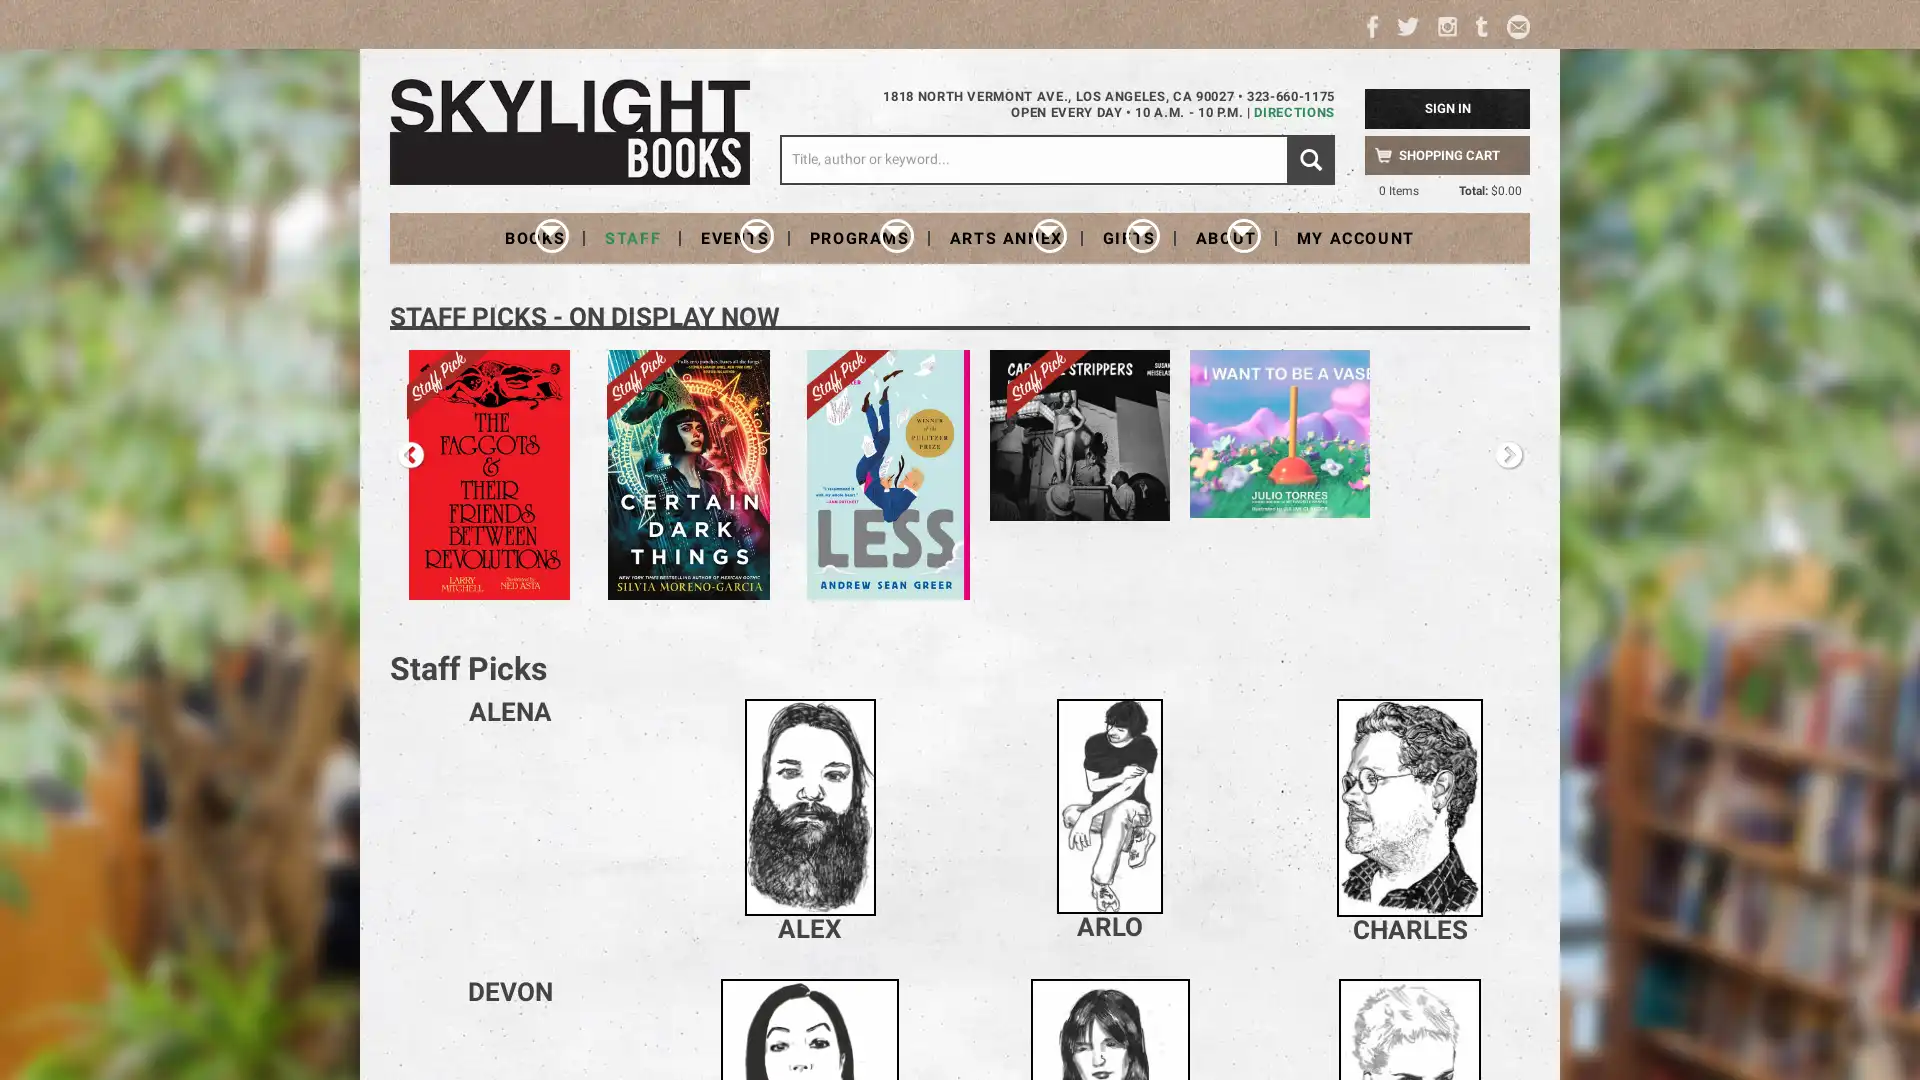 The width and height of the screenshot is (1920, 1080). What do you see at coordinates (410, 455) in the screenshot?
I see `jcarouselbutton` at bounding box center [410, 455].